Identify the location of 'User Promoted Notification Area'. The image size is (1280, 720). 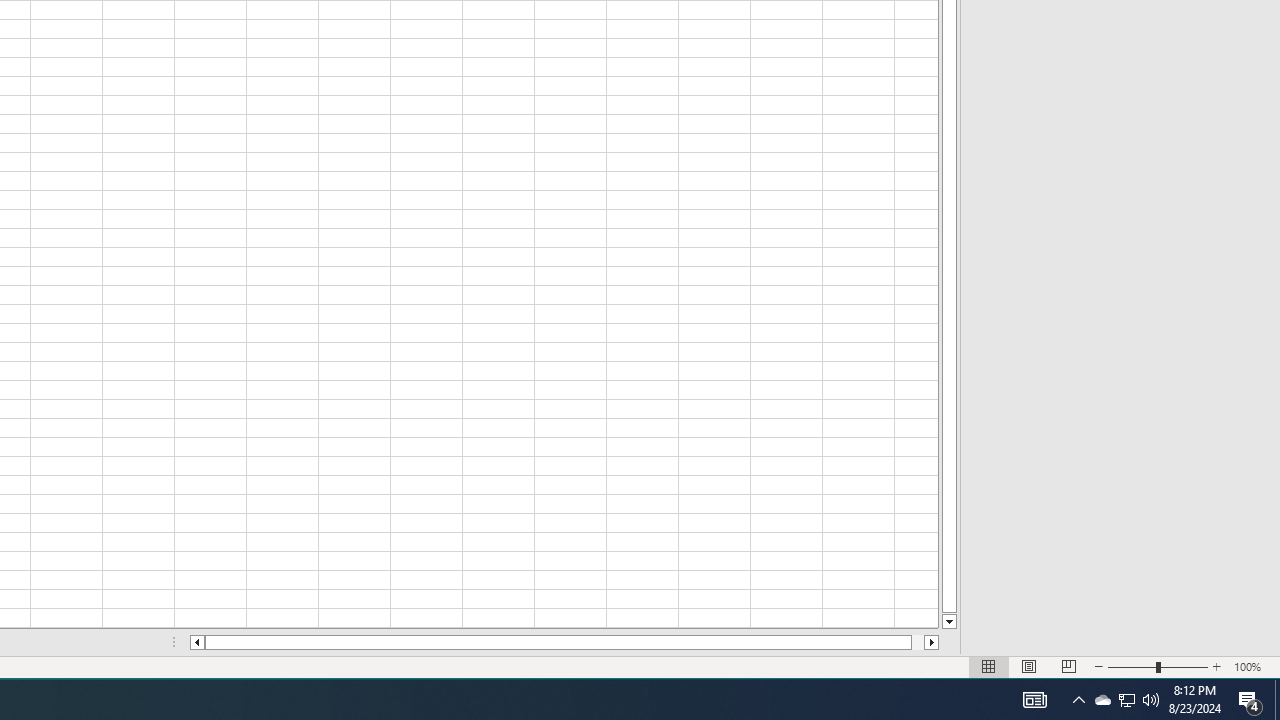
(1127, 698).